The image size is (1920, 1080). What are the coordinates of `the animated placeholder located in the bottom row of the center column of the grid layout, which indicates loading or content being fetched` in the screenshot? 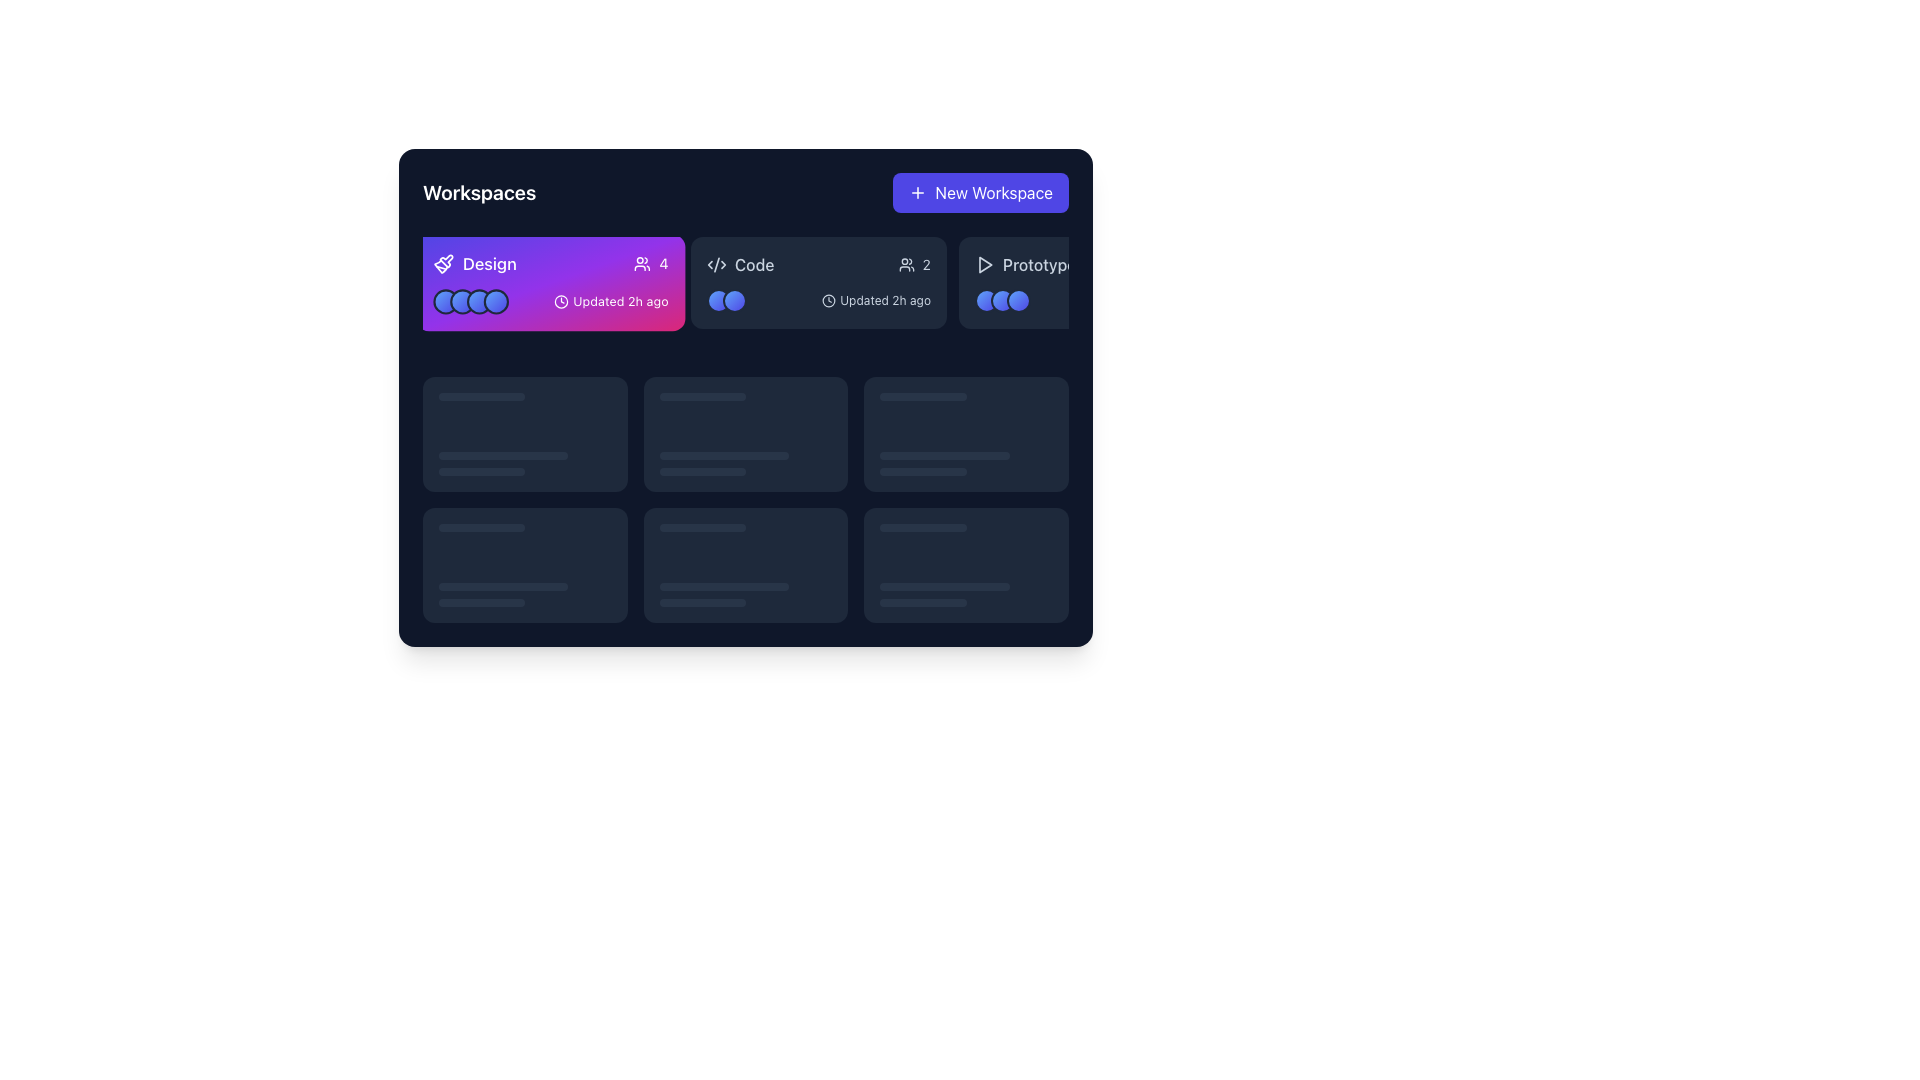 It's located at (744, 594).